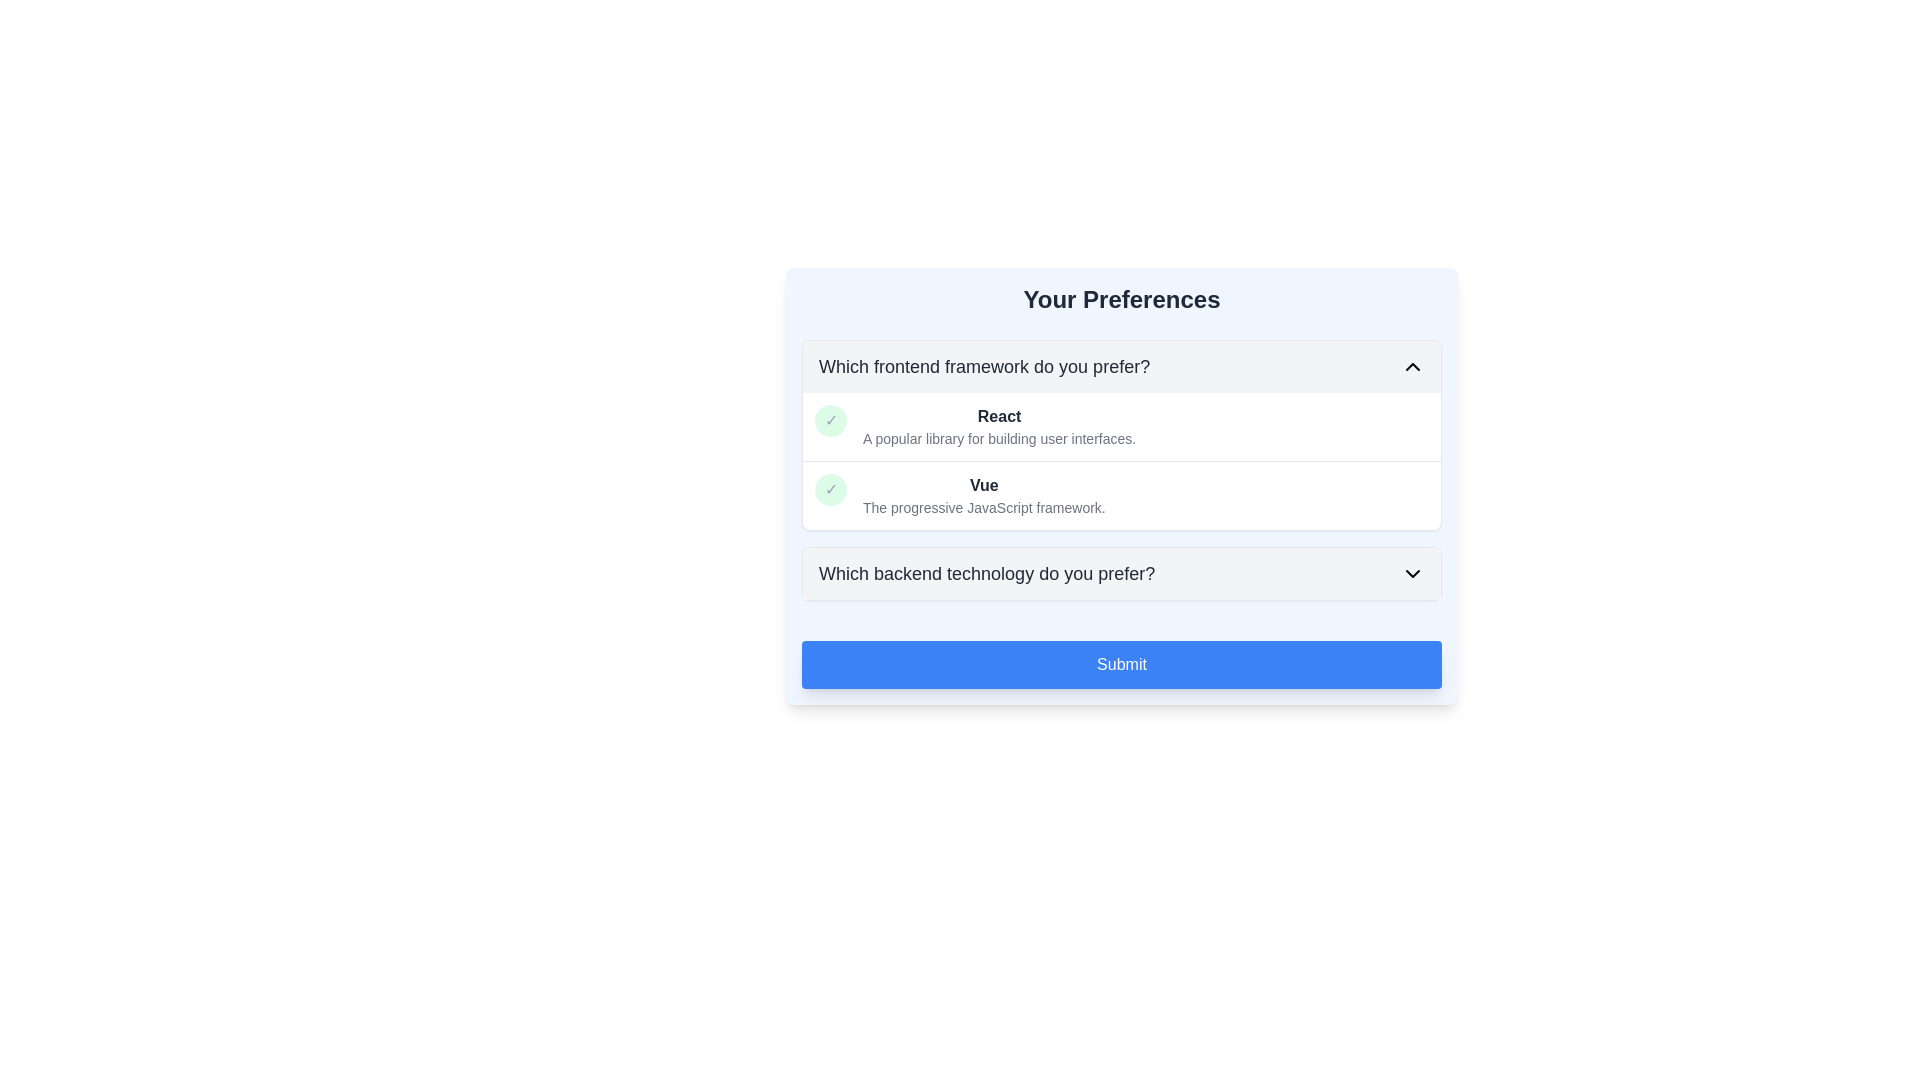 The image size is (1920, 1080). What do you see at coordinates (984, 507) in the screenshot?
I see `the label displaying 'The progressive JavaScript framework.' which is positioned below the primary label 'Vue' in the list of frontend framework preferences` at bounding box center [984, 507].